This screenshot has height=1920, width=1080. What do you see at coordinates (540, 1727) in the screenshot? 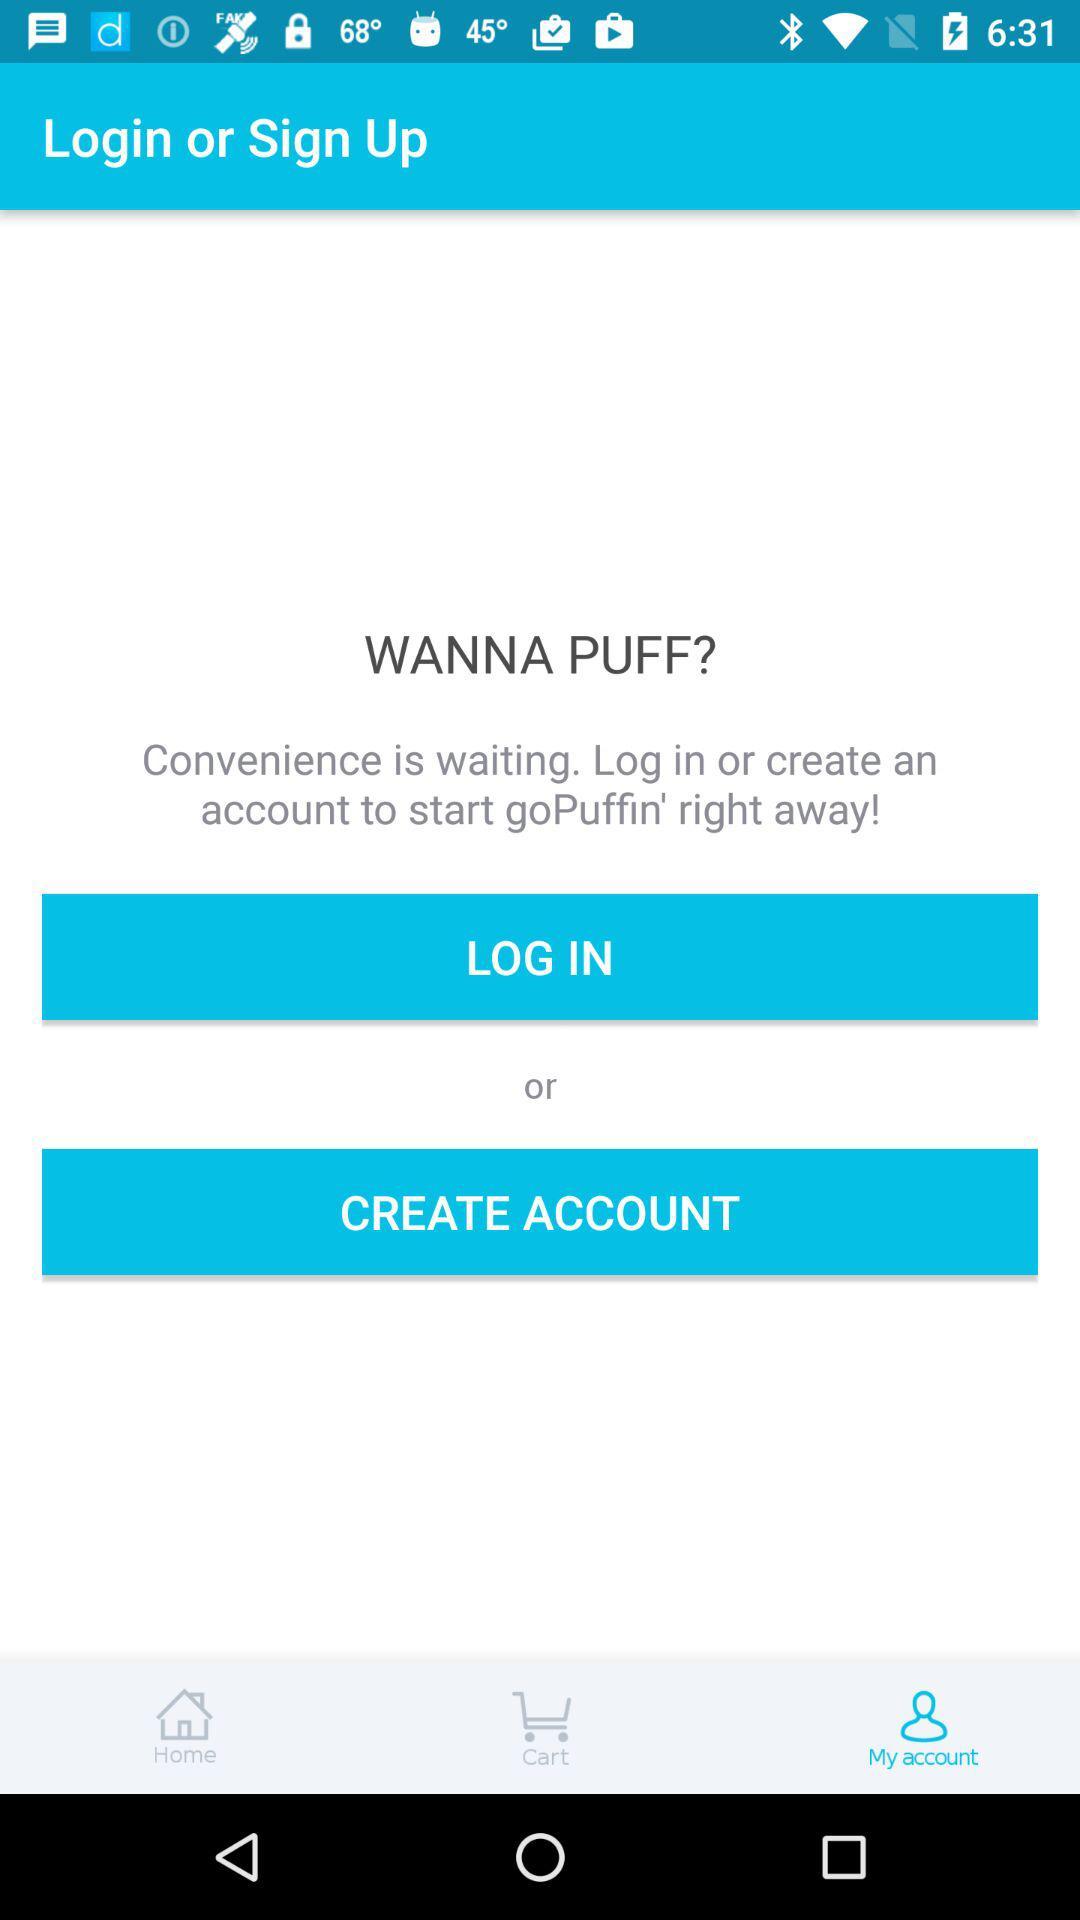
I see `open cart` at bounding box center [540, 1727].